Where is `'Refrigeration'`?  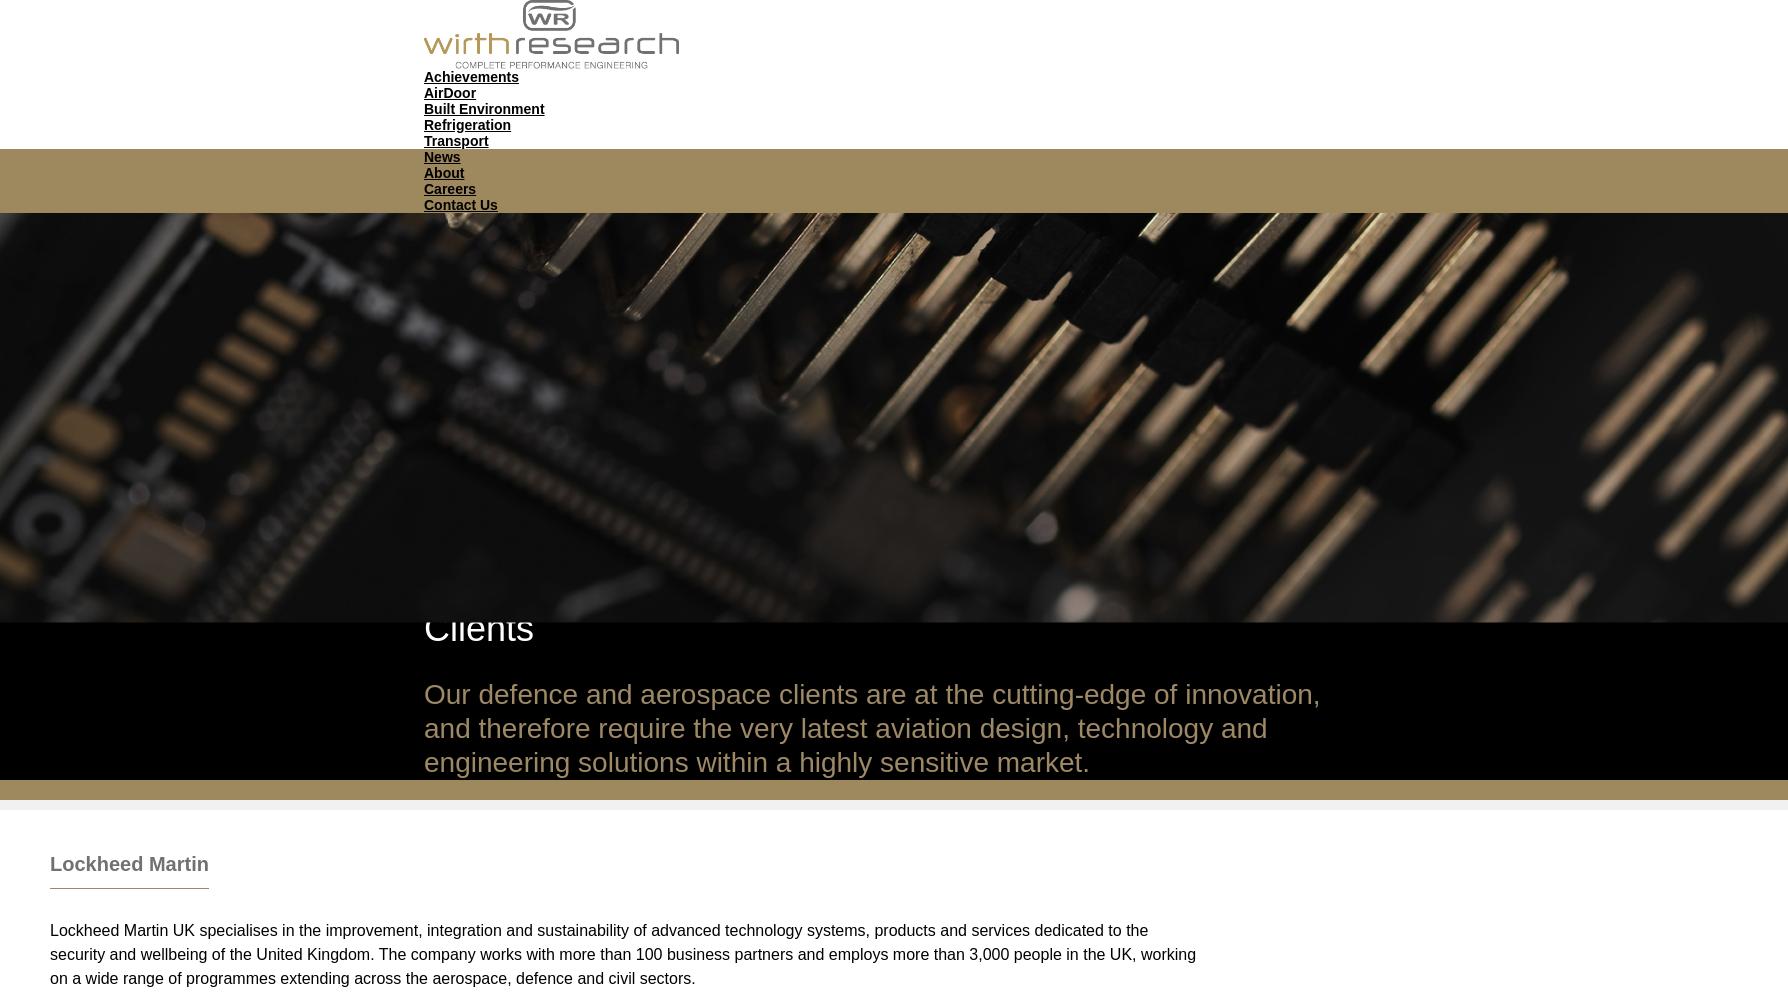 'Refrigeration' is located at coordinates (467, 124).